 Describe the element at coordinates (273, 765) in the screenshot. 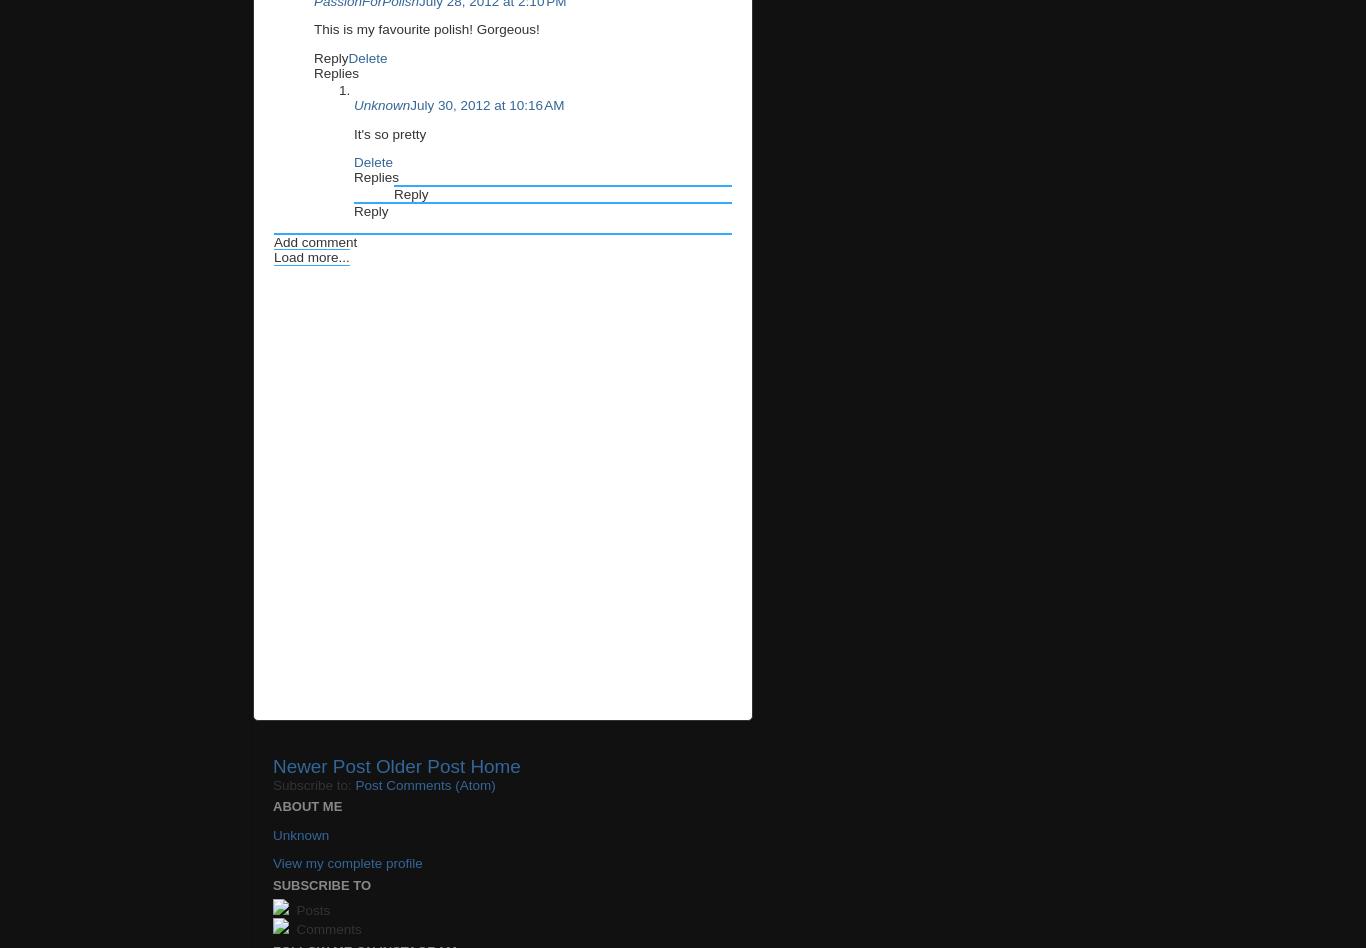

I see `'Newer Post'` at that location.